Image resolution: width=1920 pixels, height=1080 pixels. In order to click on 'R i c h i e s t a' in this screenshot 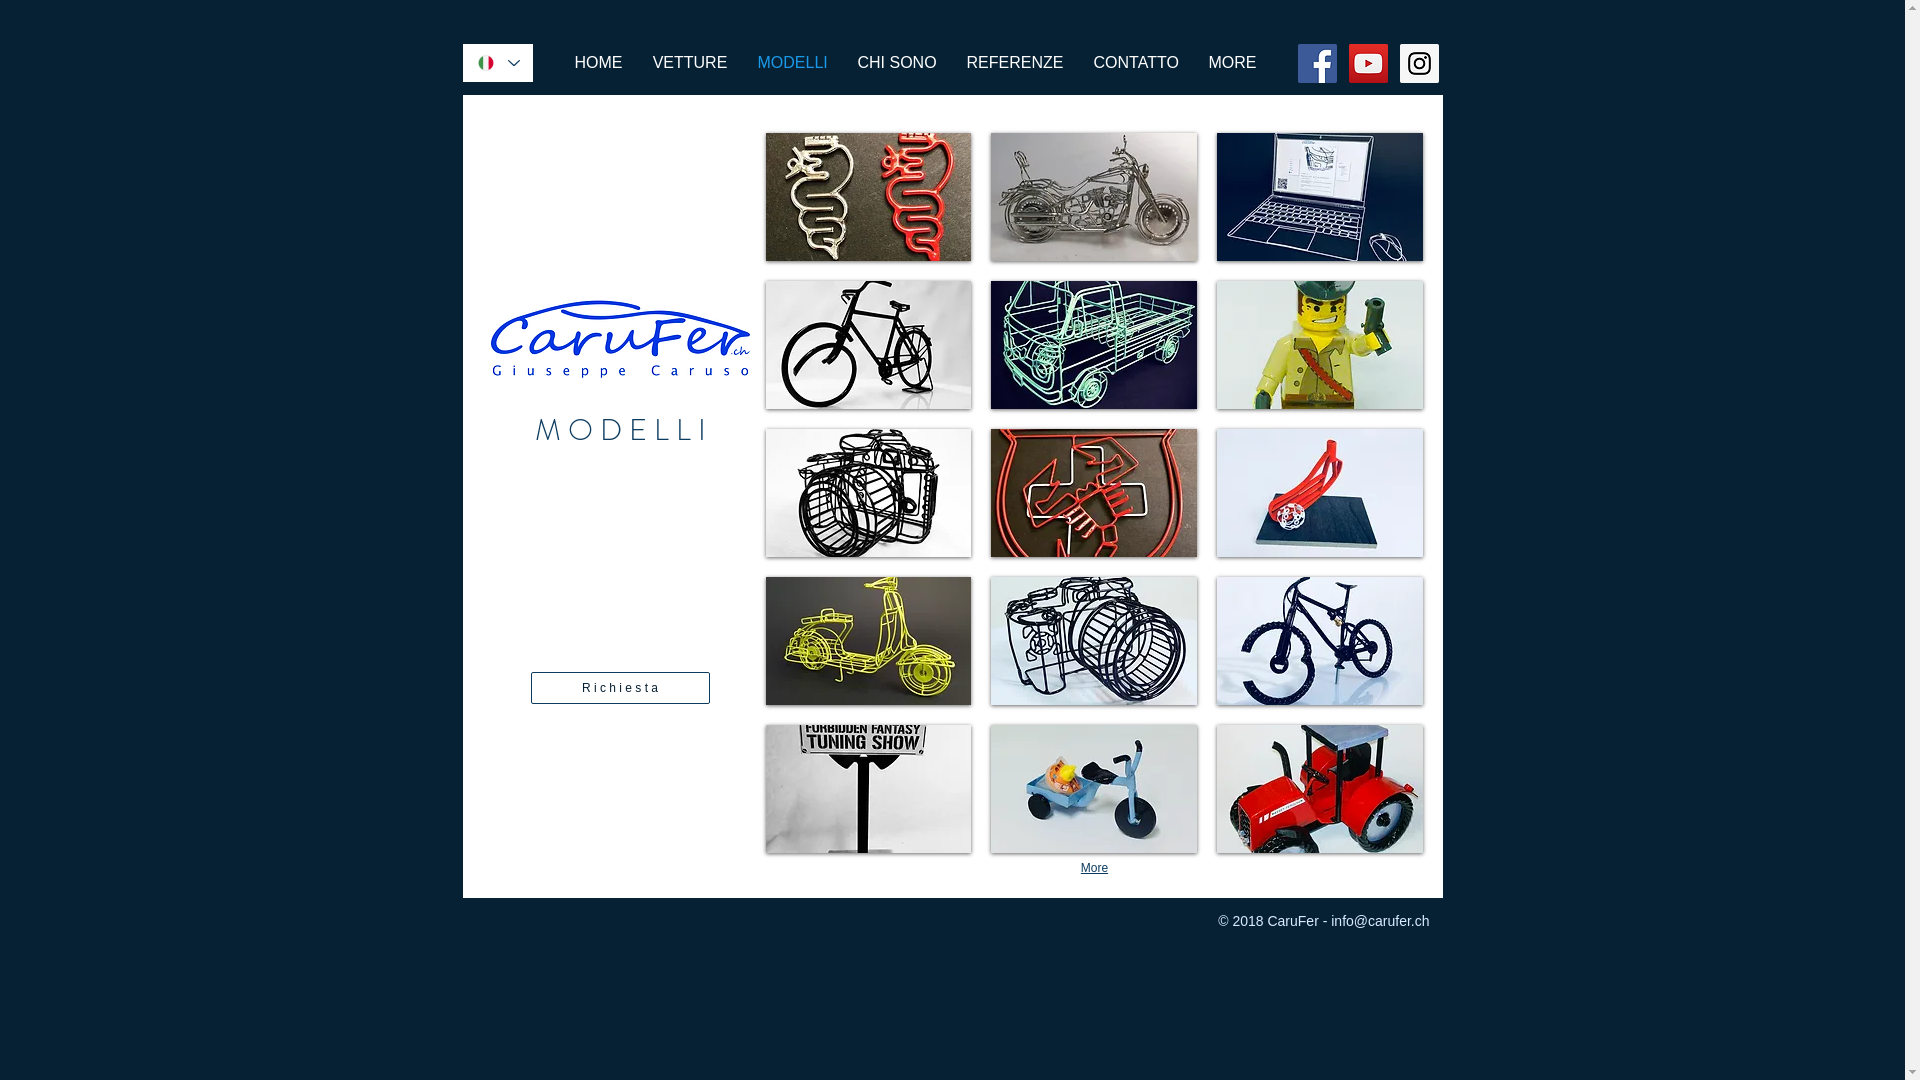, I will do `click(618, 686)`.